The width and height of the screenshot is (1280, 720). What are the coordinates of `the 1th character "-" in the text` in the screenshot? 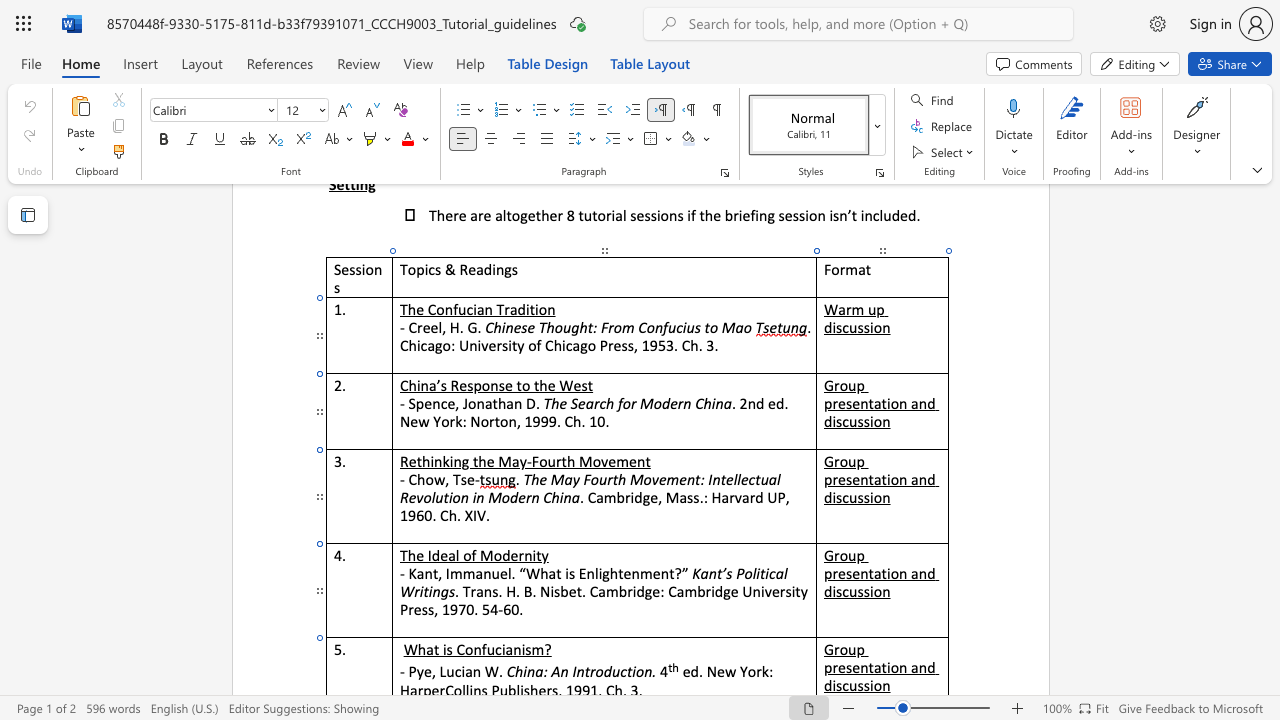 It's located at (401, 671).